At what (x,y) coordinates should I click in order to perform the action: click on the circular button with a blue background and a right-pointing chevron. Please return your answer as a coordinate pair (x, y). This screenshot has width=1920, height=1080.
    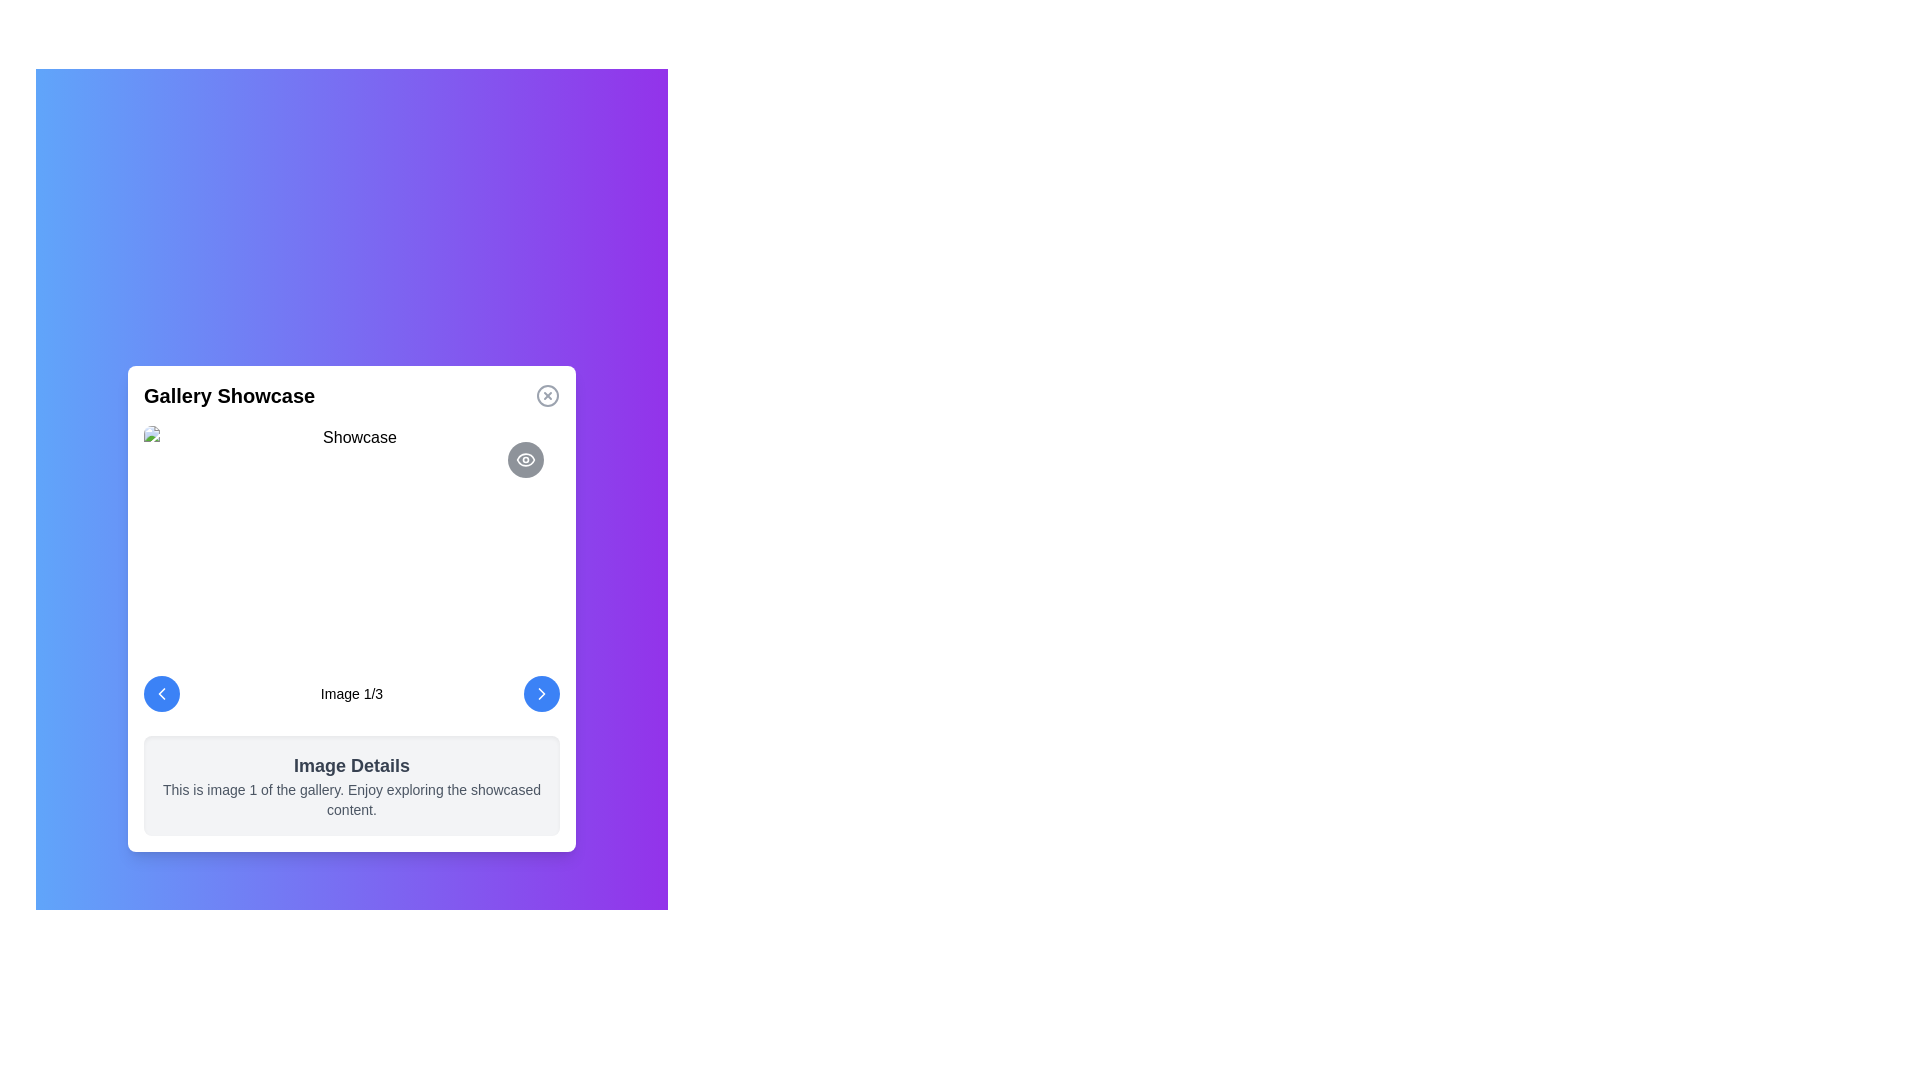
    Looking at the image, I should click on (542, 693).